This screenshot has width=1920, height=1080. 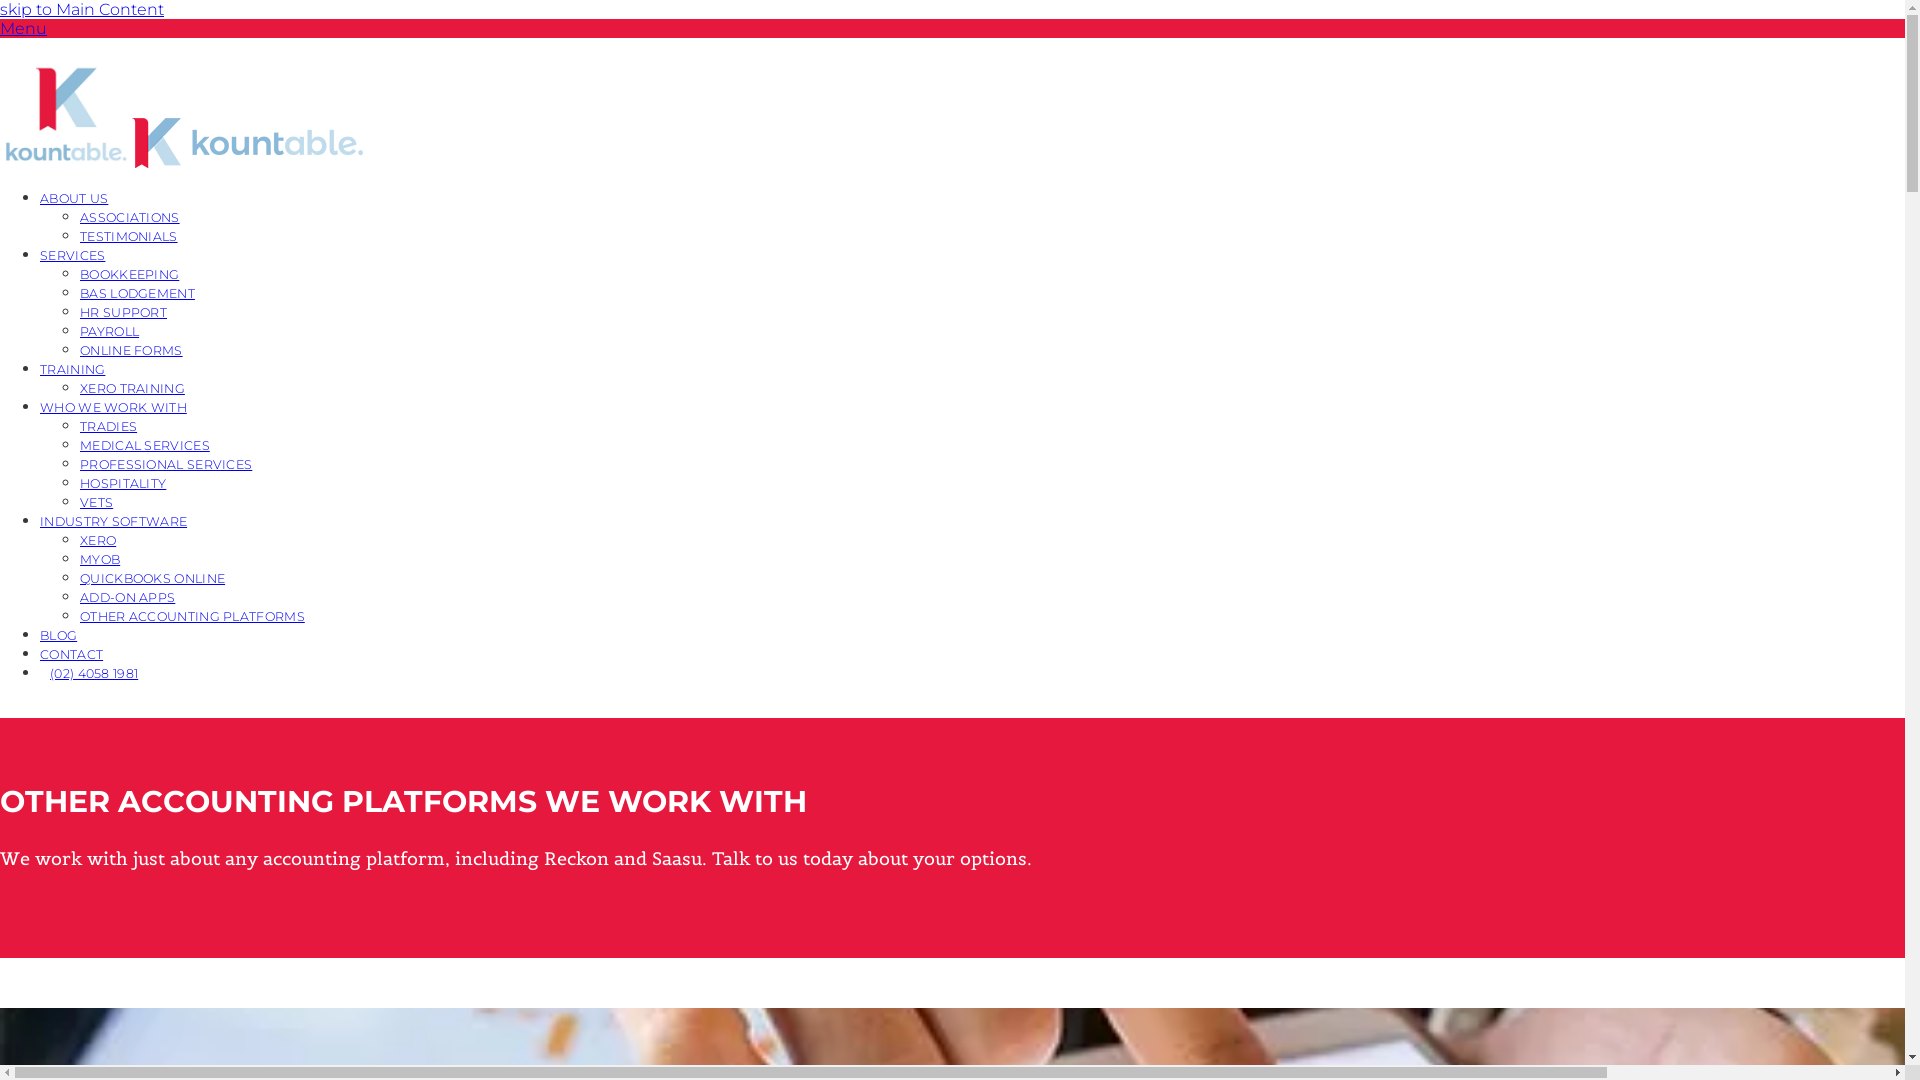 I want to click on 'XERO TRAINING', so click(x=131, y=387).